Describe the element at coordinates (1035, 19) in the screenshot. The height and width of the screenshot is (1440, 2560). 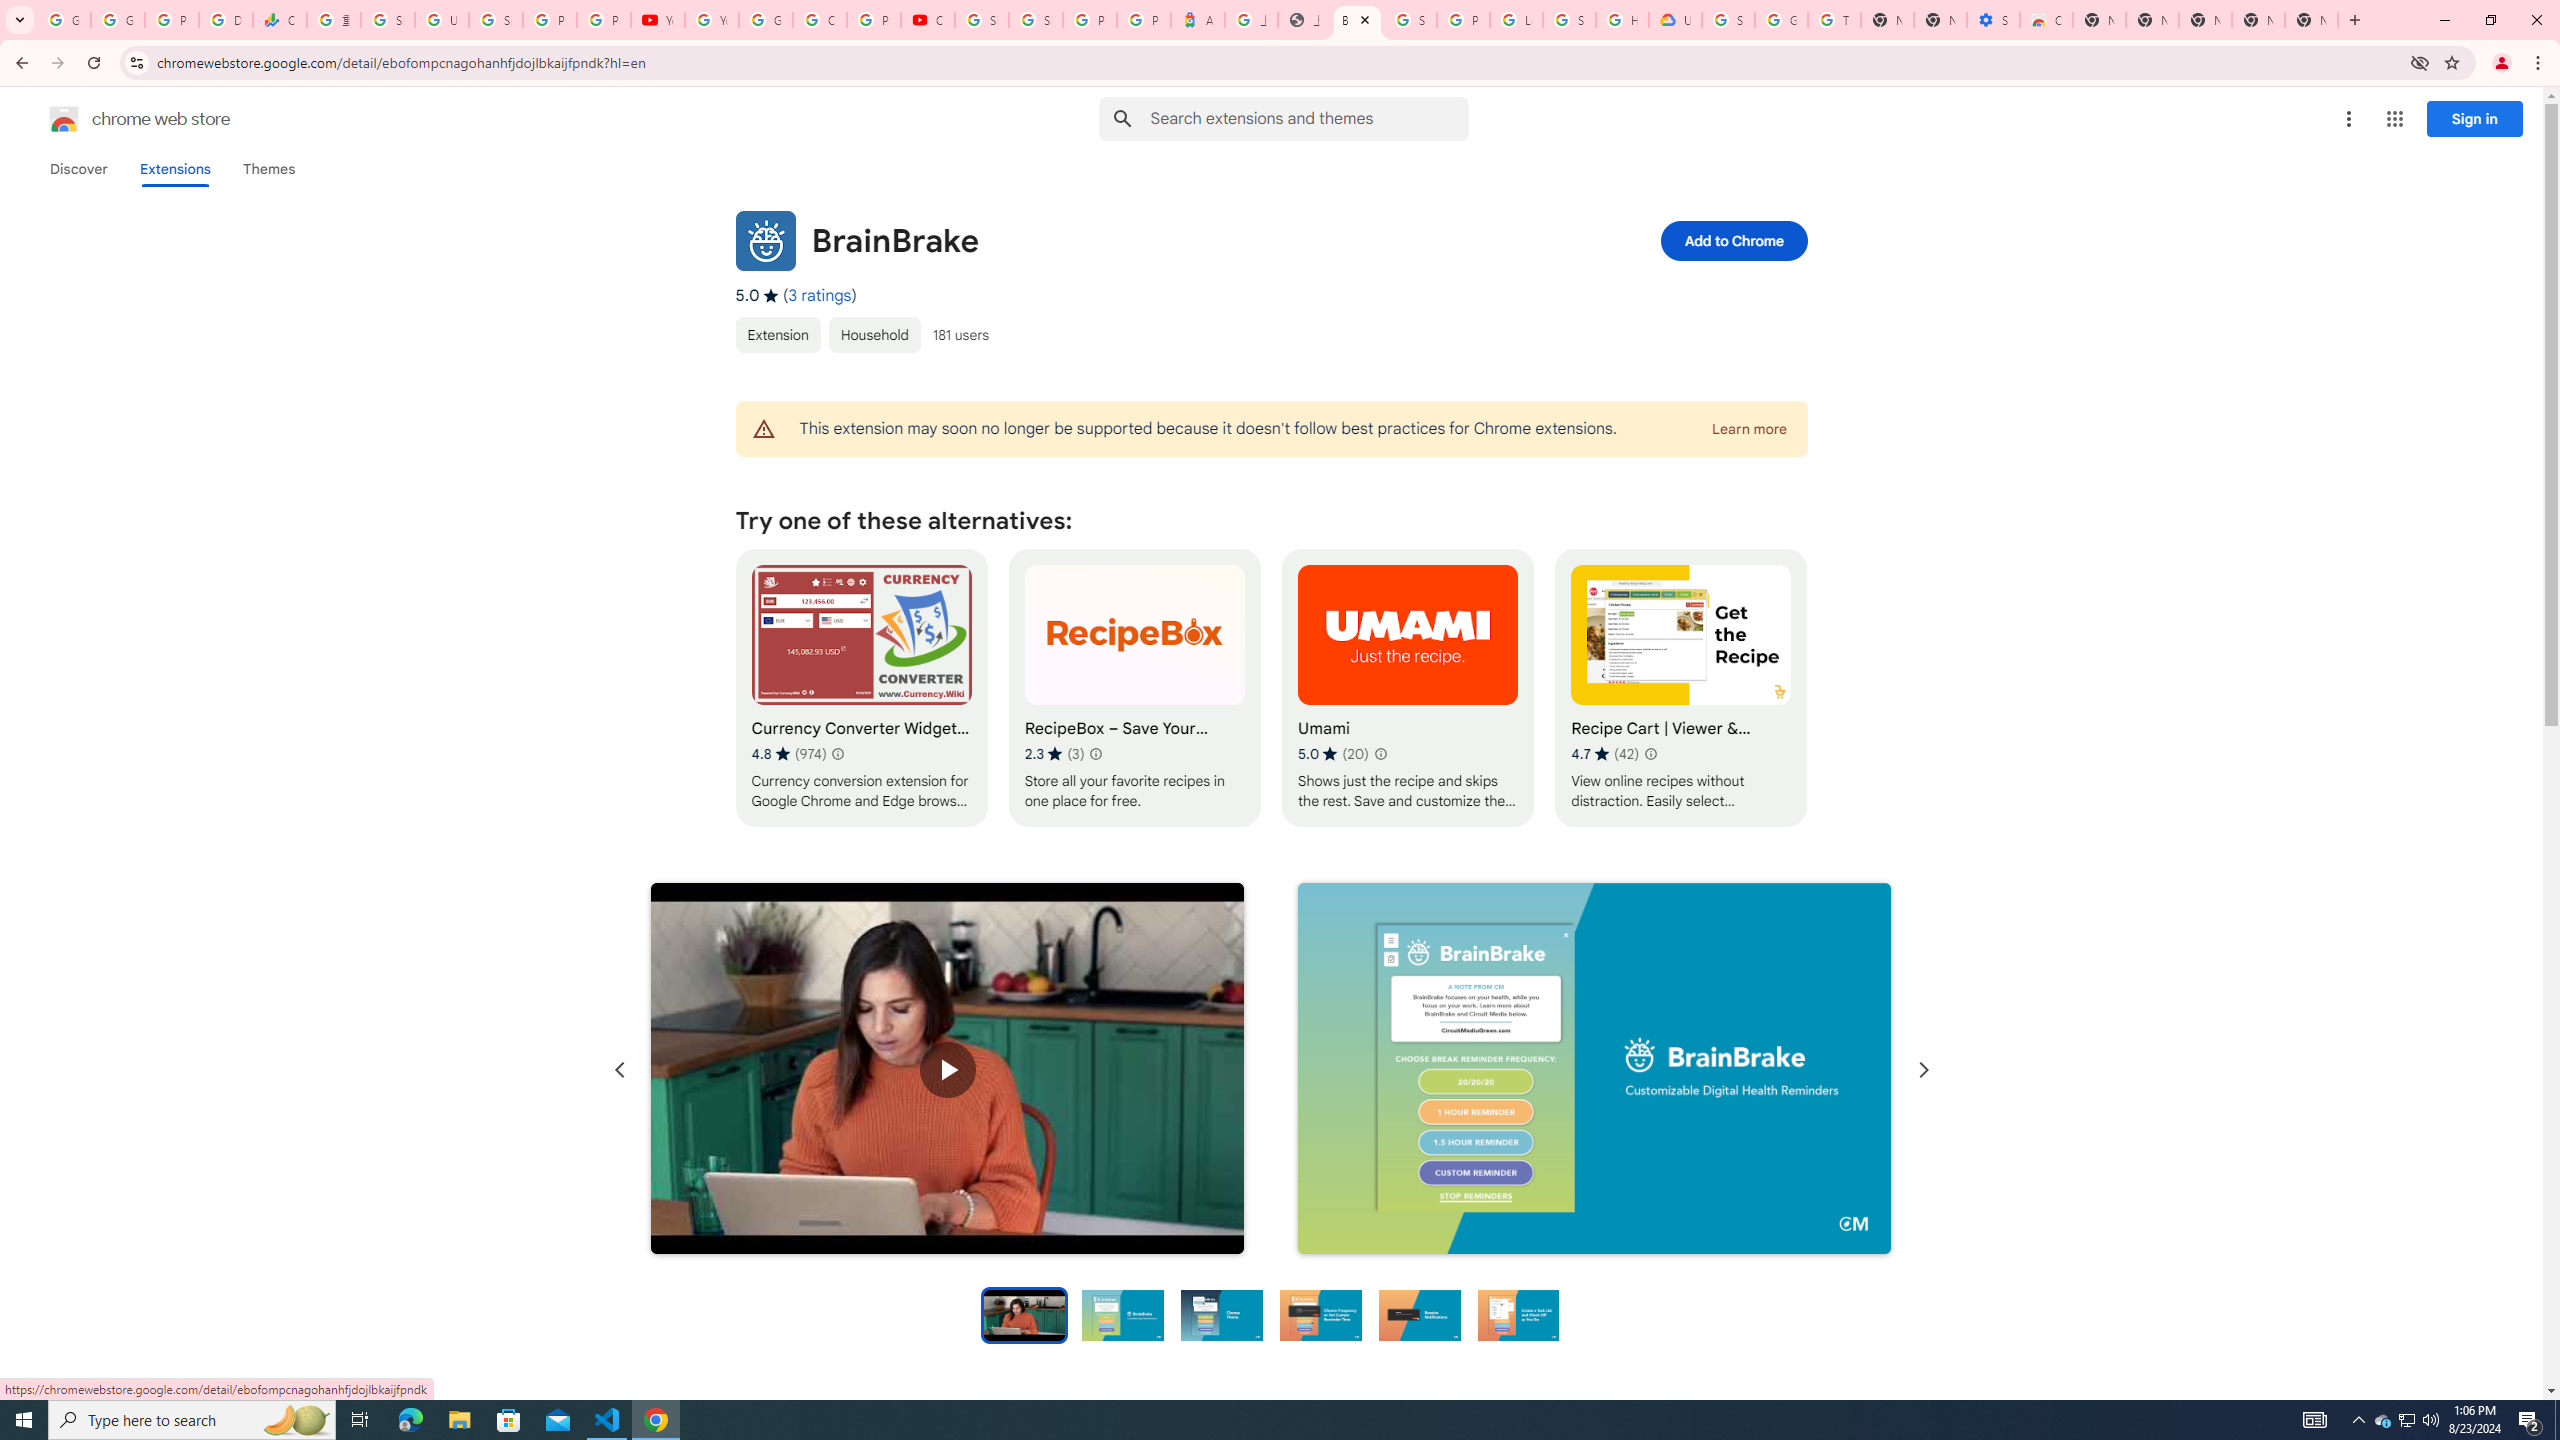
I see `'Sign in - Google Accounts'` at that location.